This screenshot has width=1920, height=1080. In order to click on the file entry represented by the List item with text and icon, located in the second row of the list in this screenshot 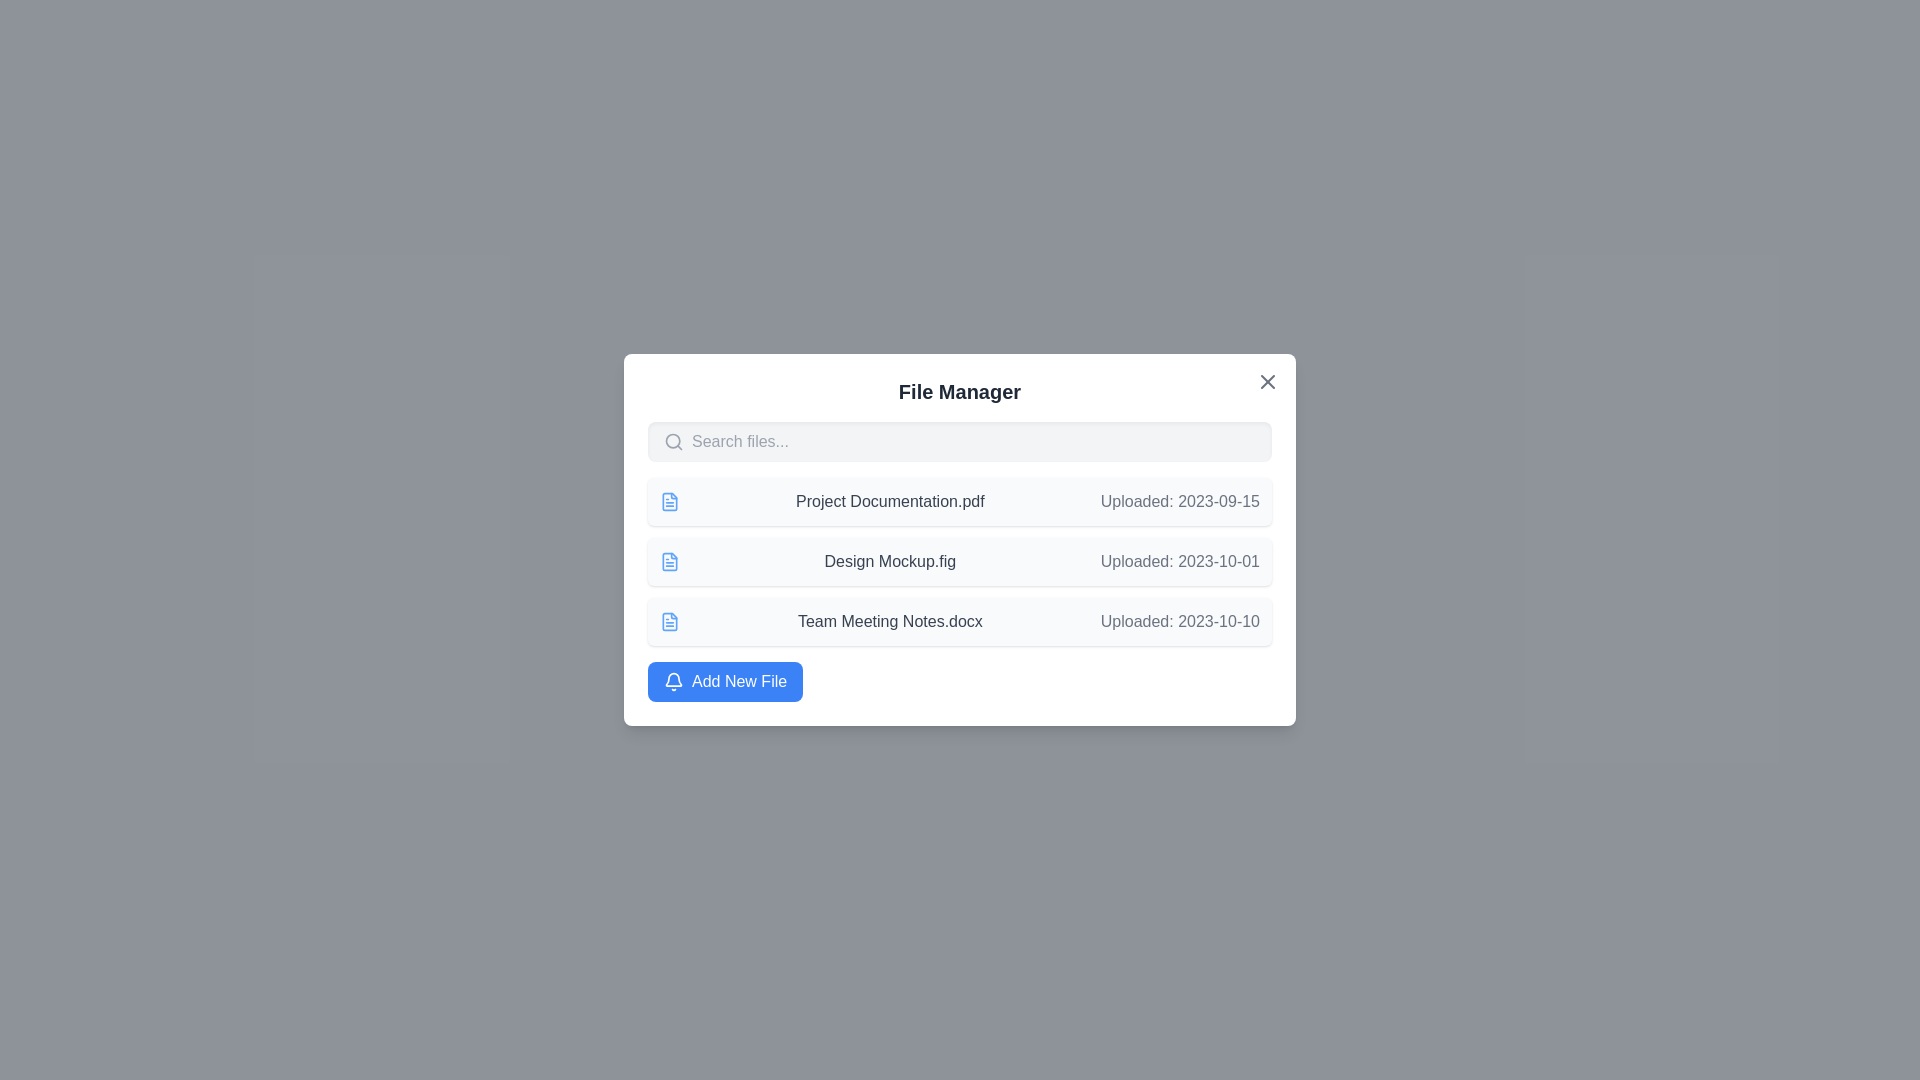, I will do `click(960, 562)`.